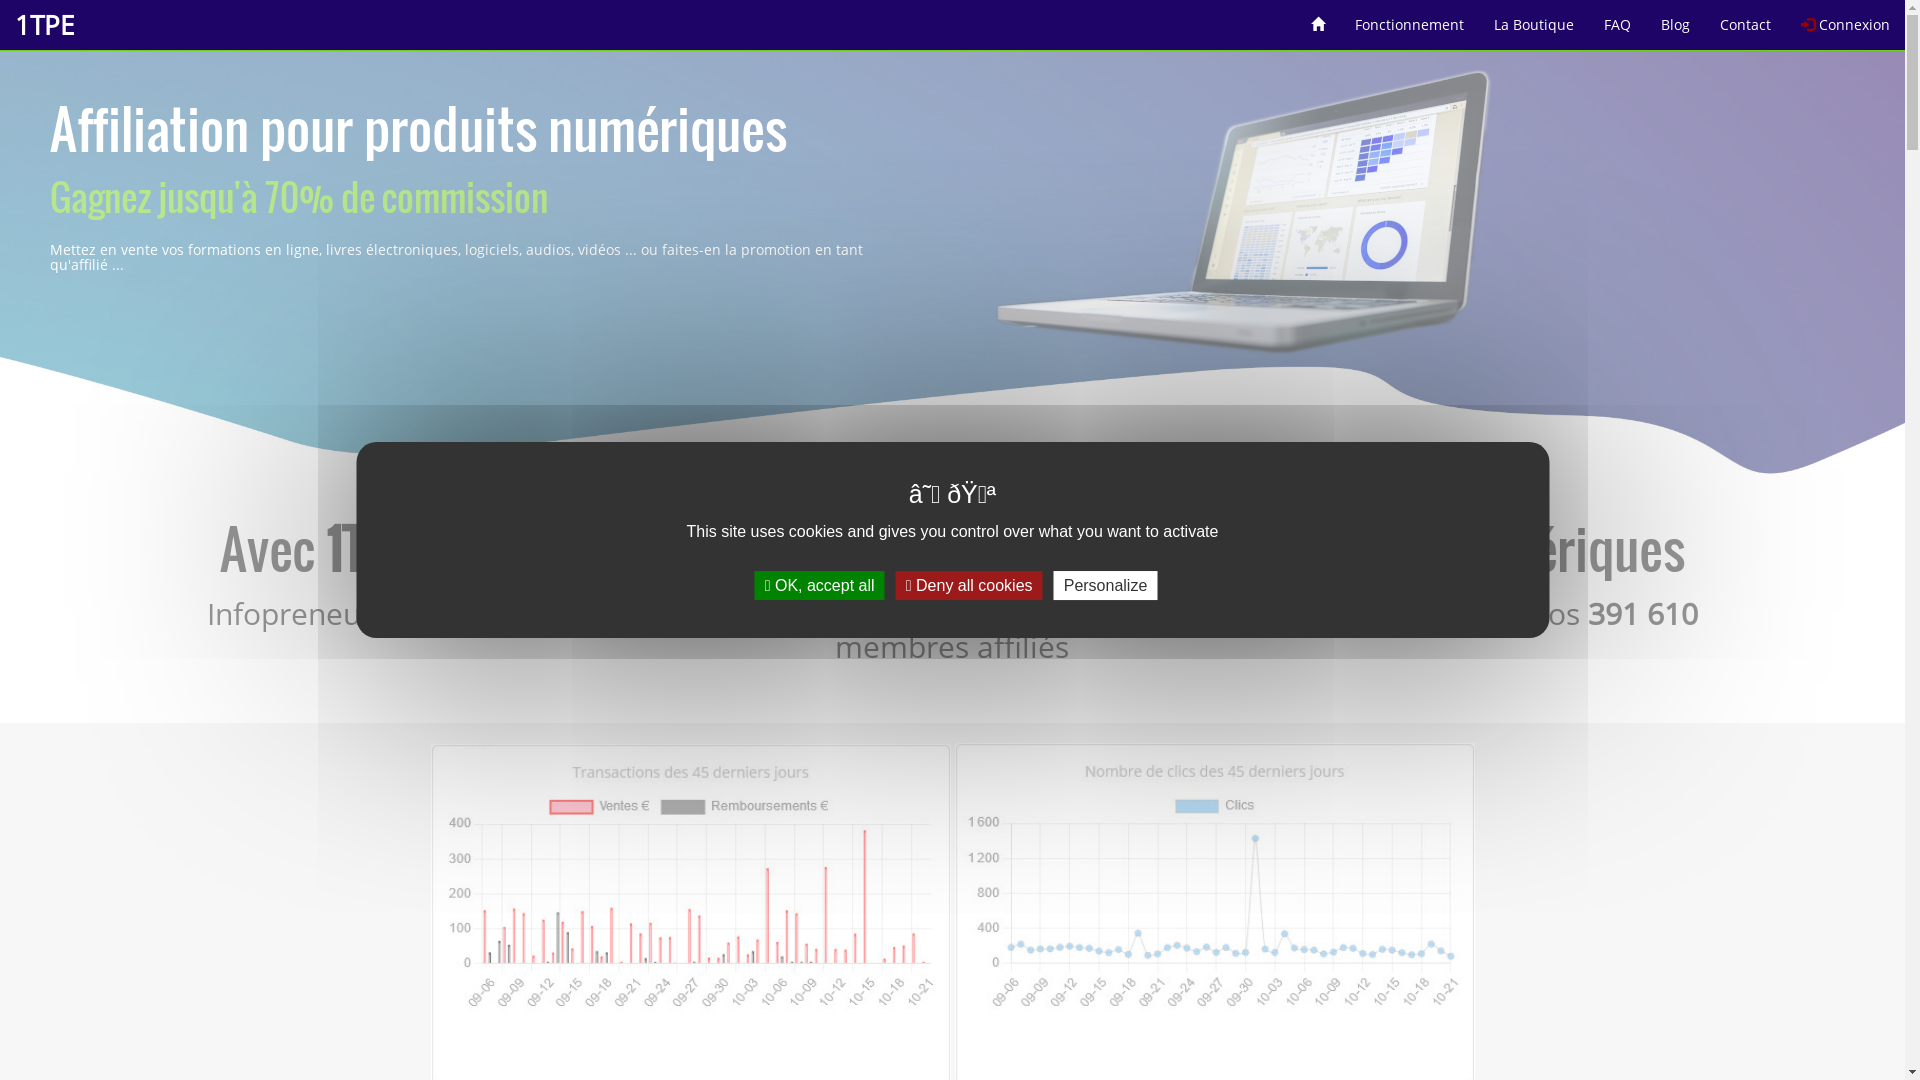 The height and width of the screenshot is (1080, 1920). I want to click on 'Connexion', so click(1785, 17).